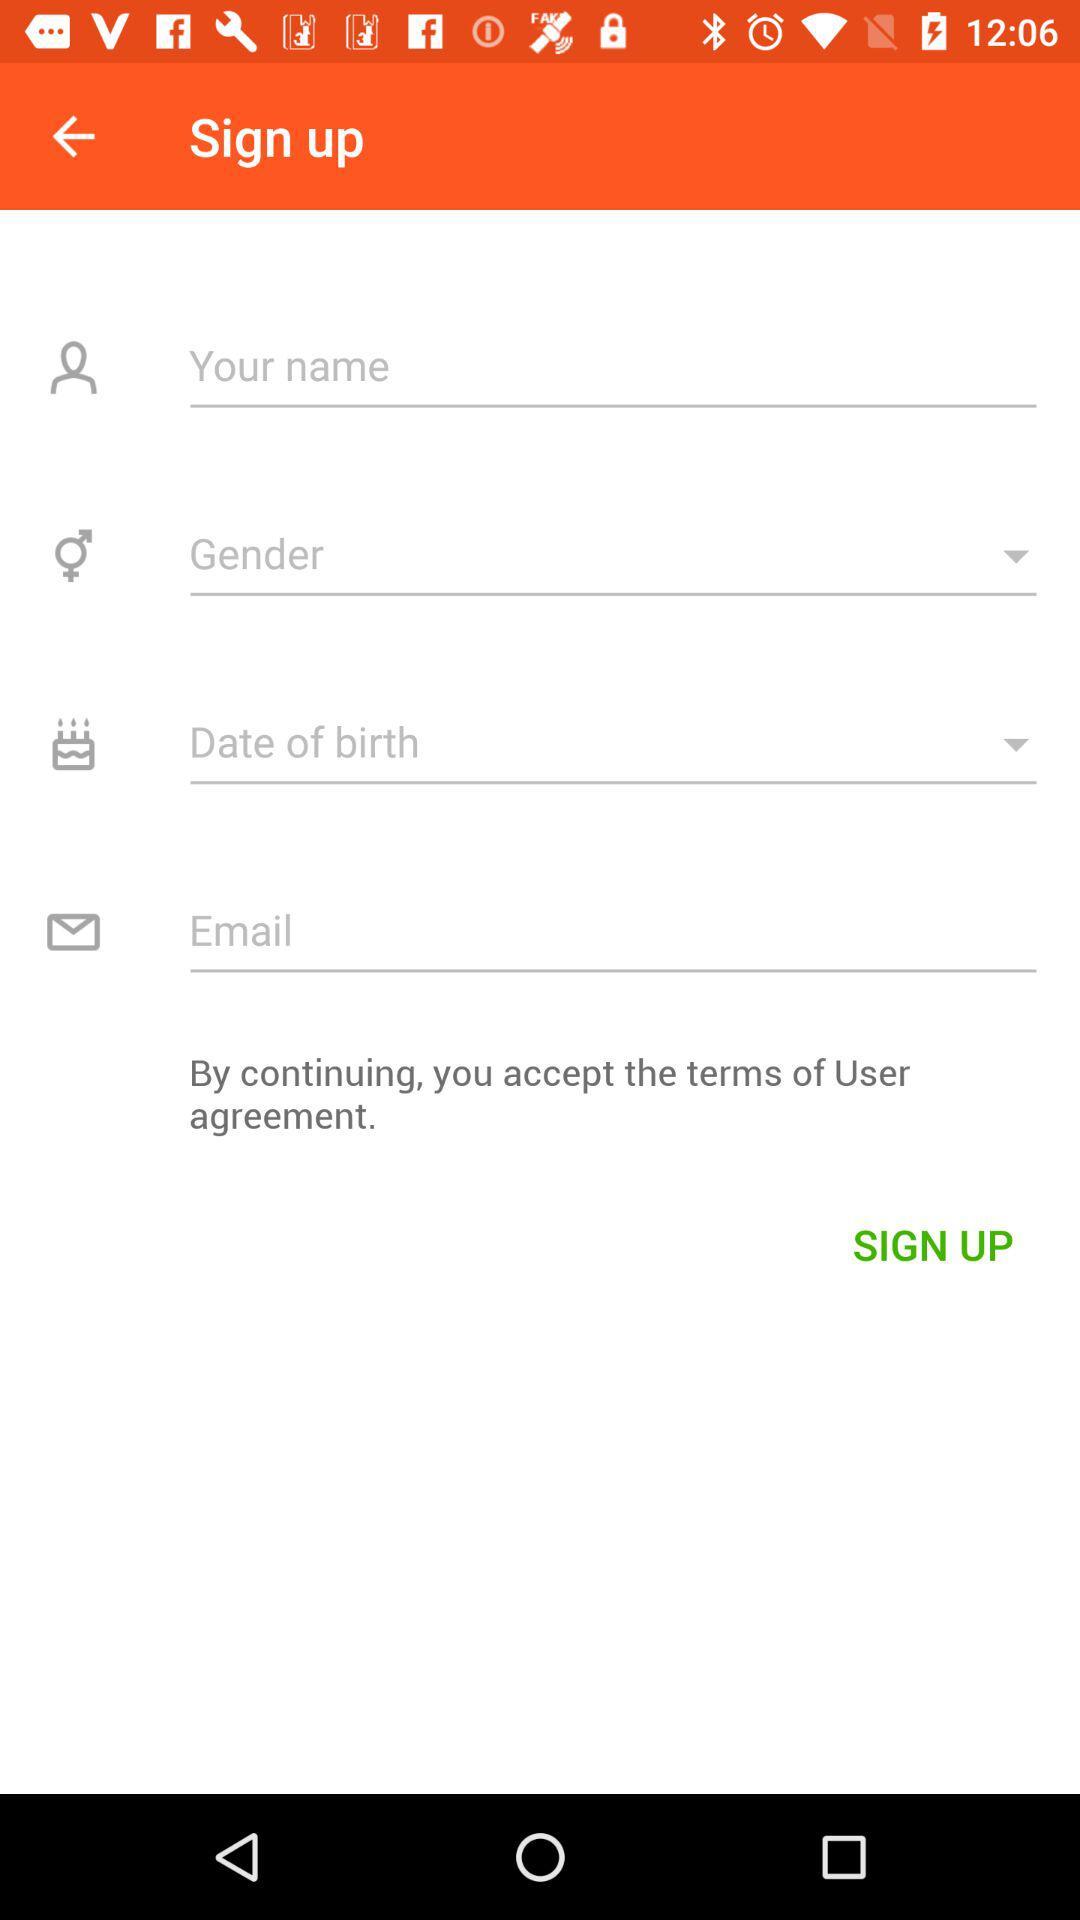  Describe the element at coordinates (612, 928) in the screenshot. I see `email` at that location.